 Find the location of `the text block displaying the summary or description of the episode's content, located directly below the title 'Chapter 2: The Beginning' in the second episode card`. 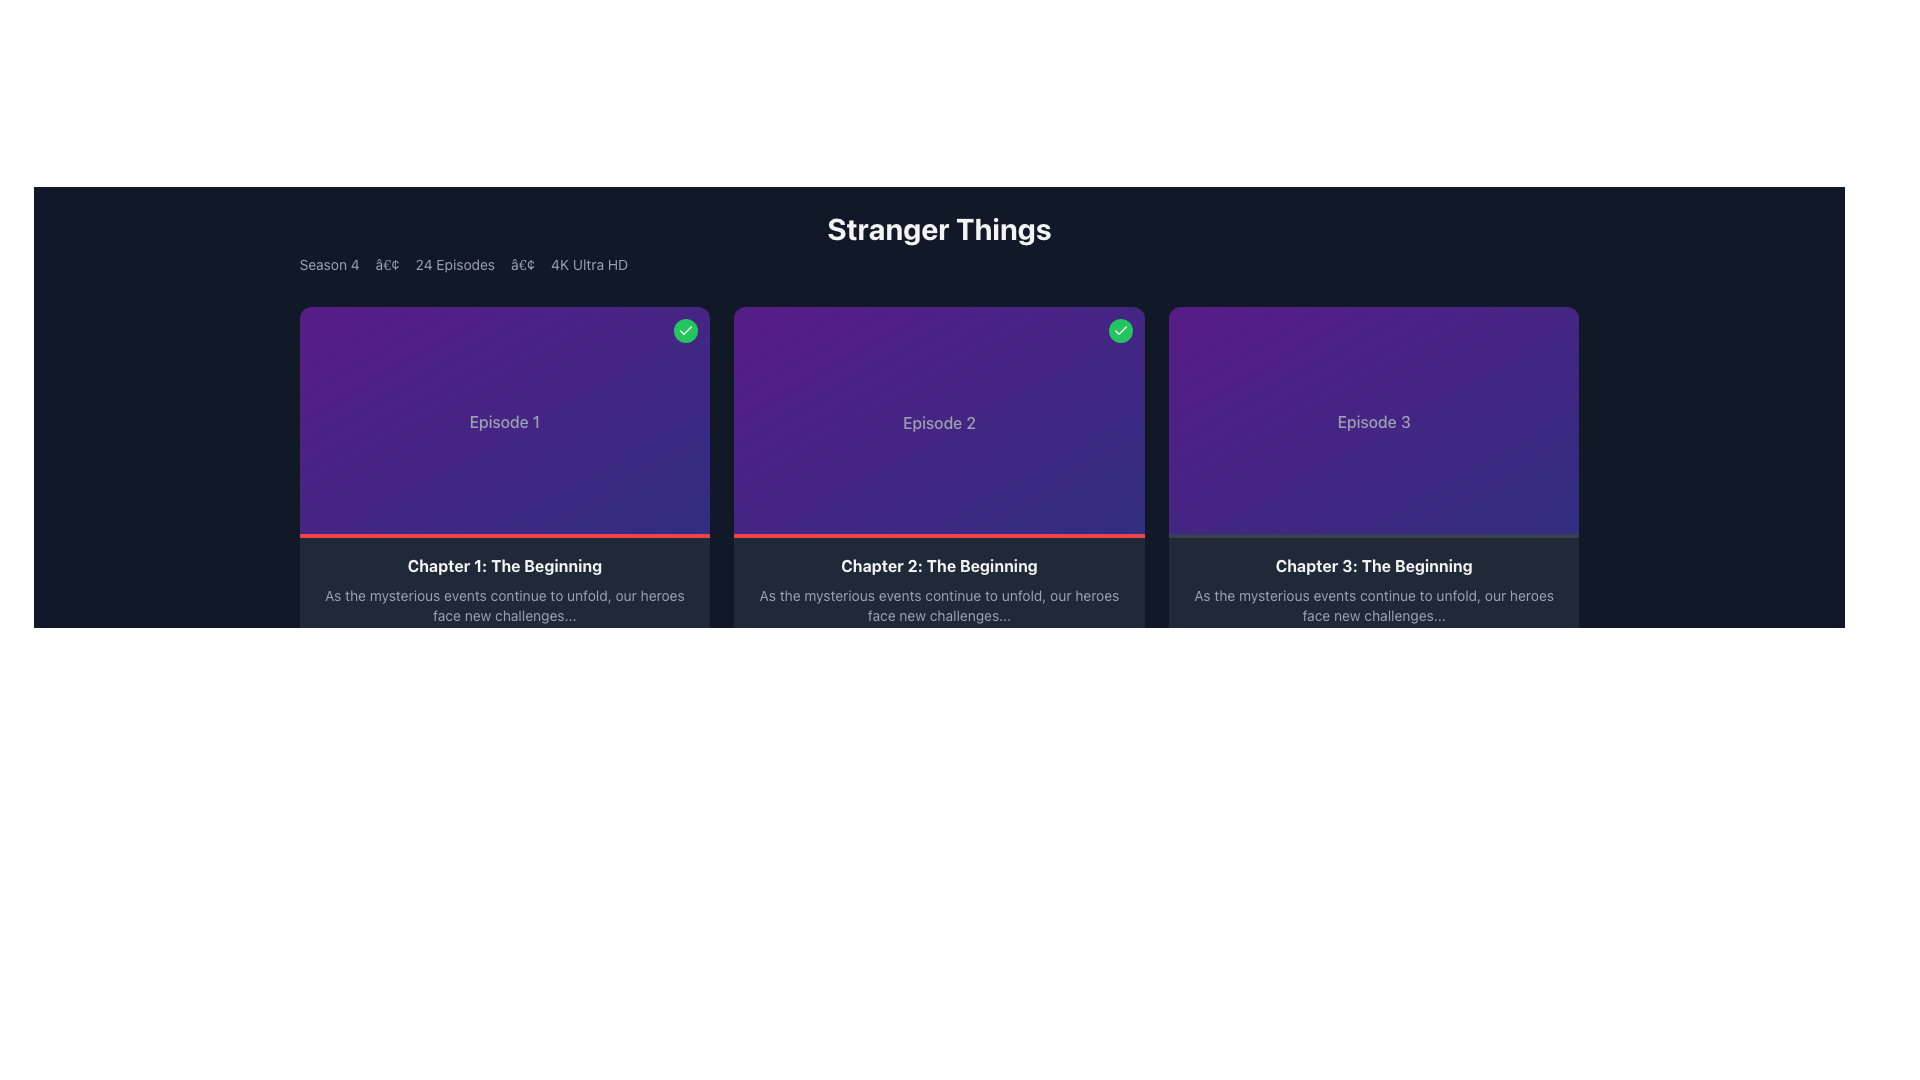

the text block displaying the summary or description of the episode's content, located directly below the title 'Chapter 2: The Beginning' in the second episode card is located at coordinates (938, 604).